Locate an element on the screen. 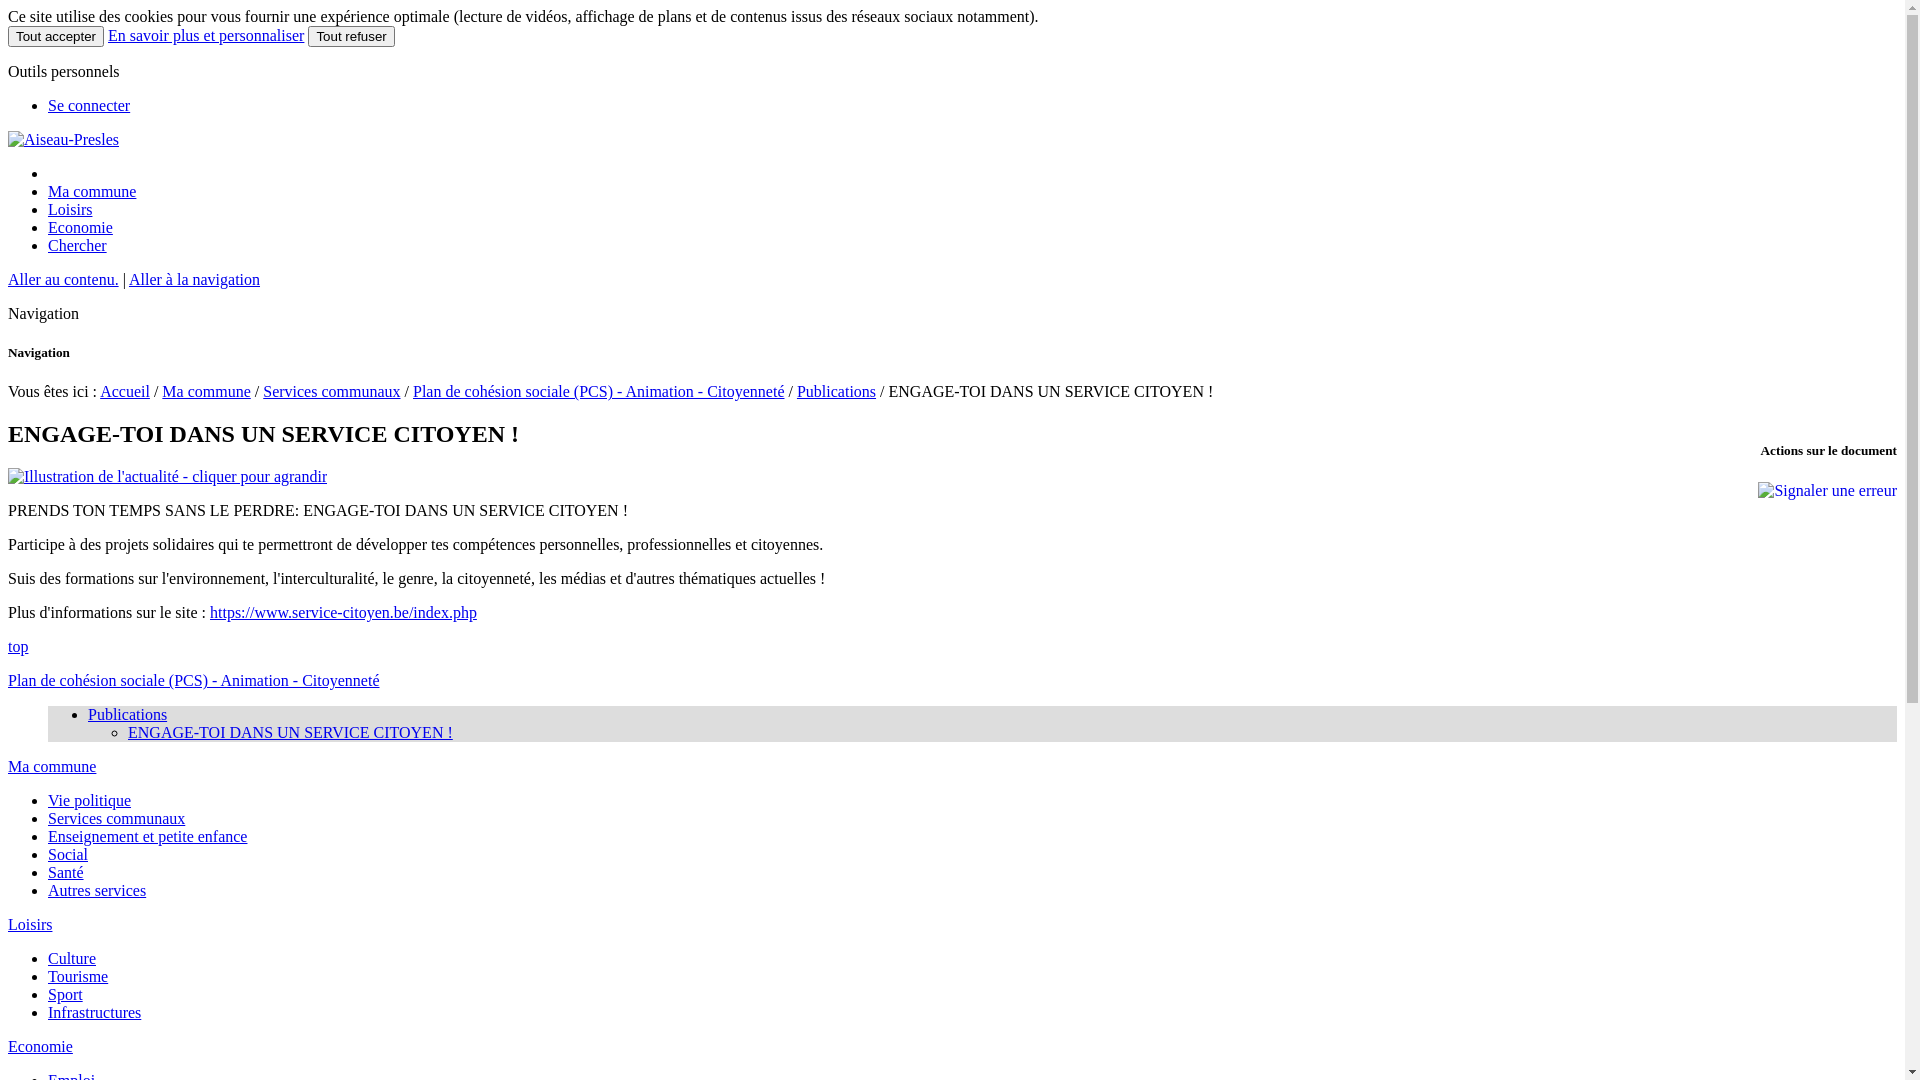  'Autres services' is located at coordinates (95, 889).